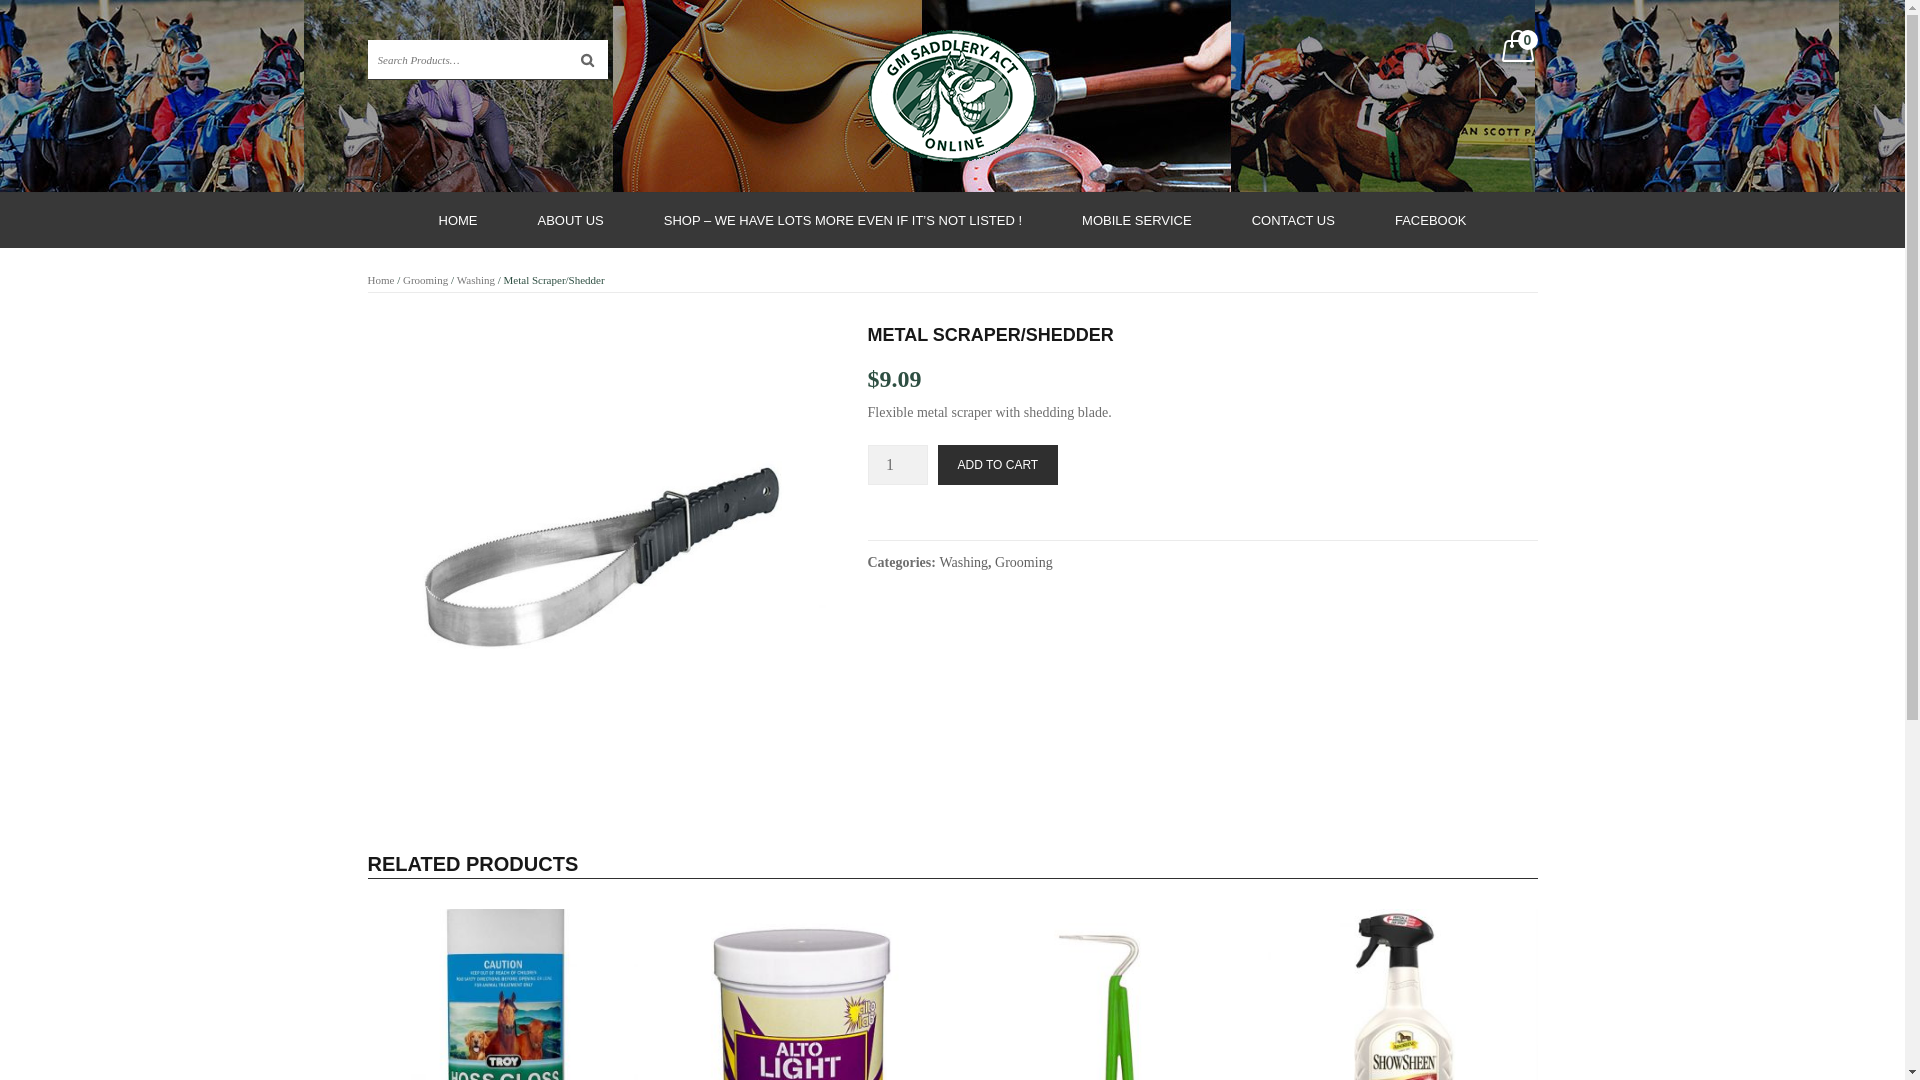 The image size is (1920, 1080). Describe the element at coordinates (381, 280) in the screenshot. I see `'Home'` at that location.